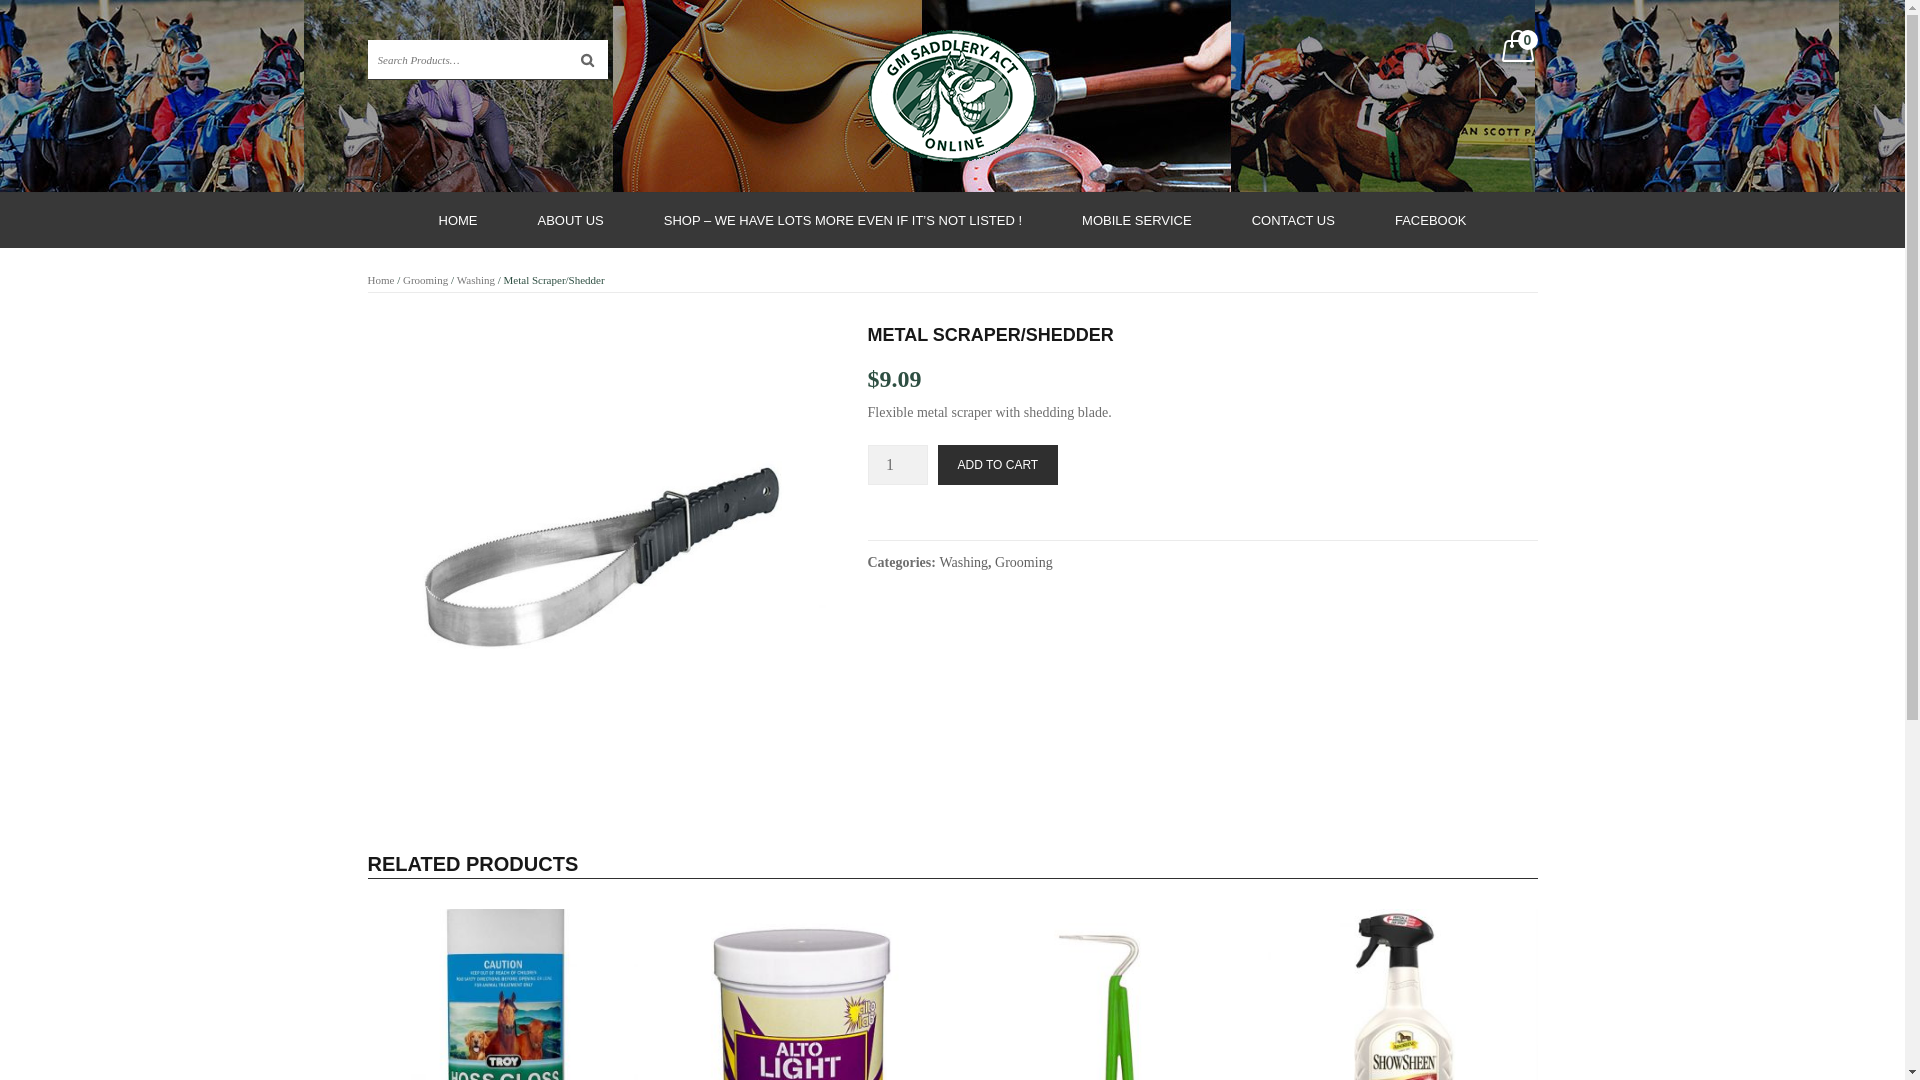 The image size is (1920, 1080). Describe the element at coordinates (381, 280) in the screenshot. I see `'Home'` at that location.